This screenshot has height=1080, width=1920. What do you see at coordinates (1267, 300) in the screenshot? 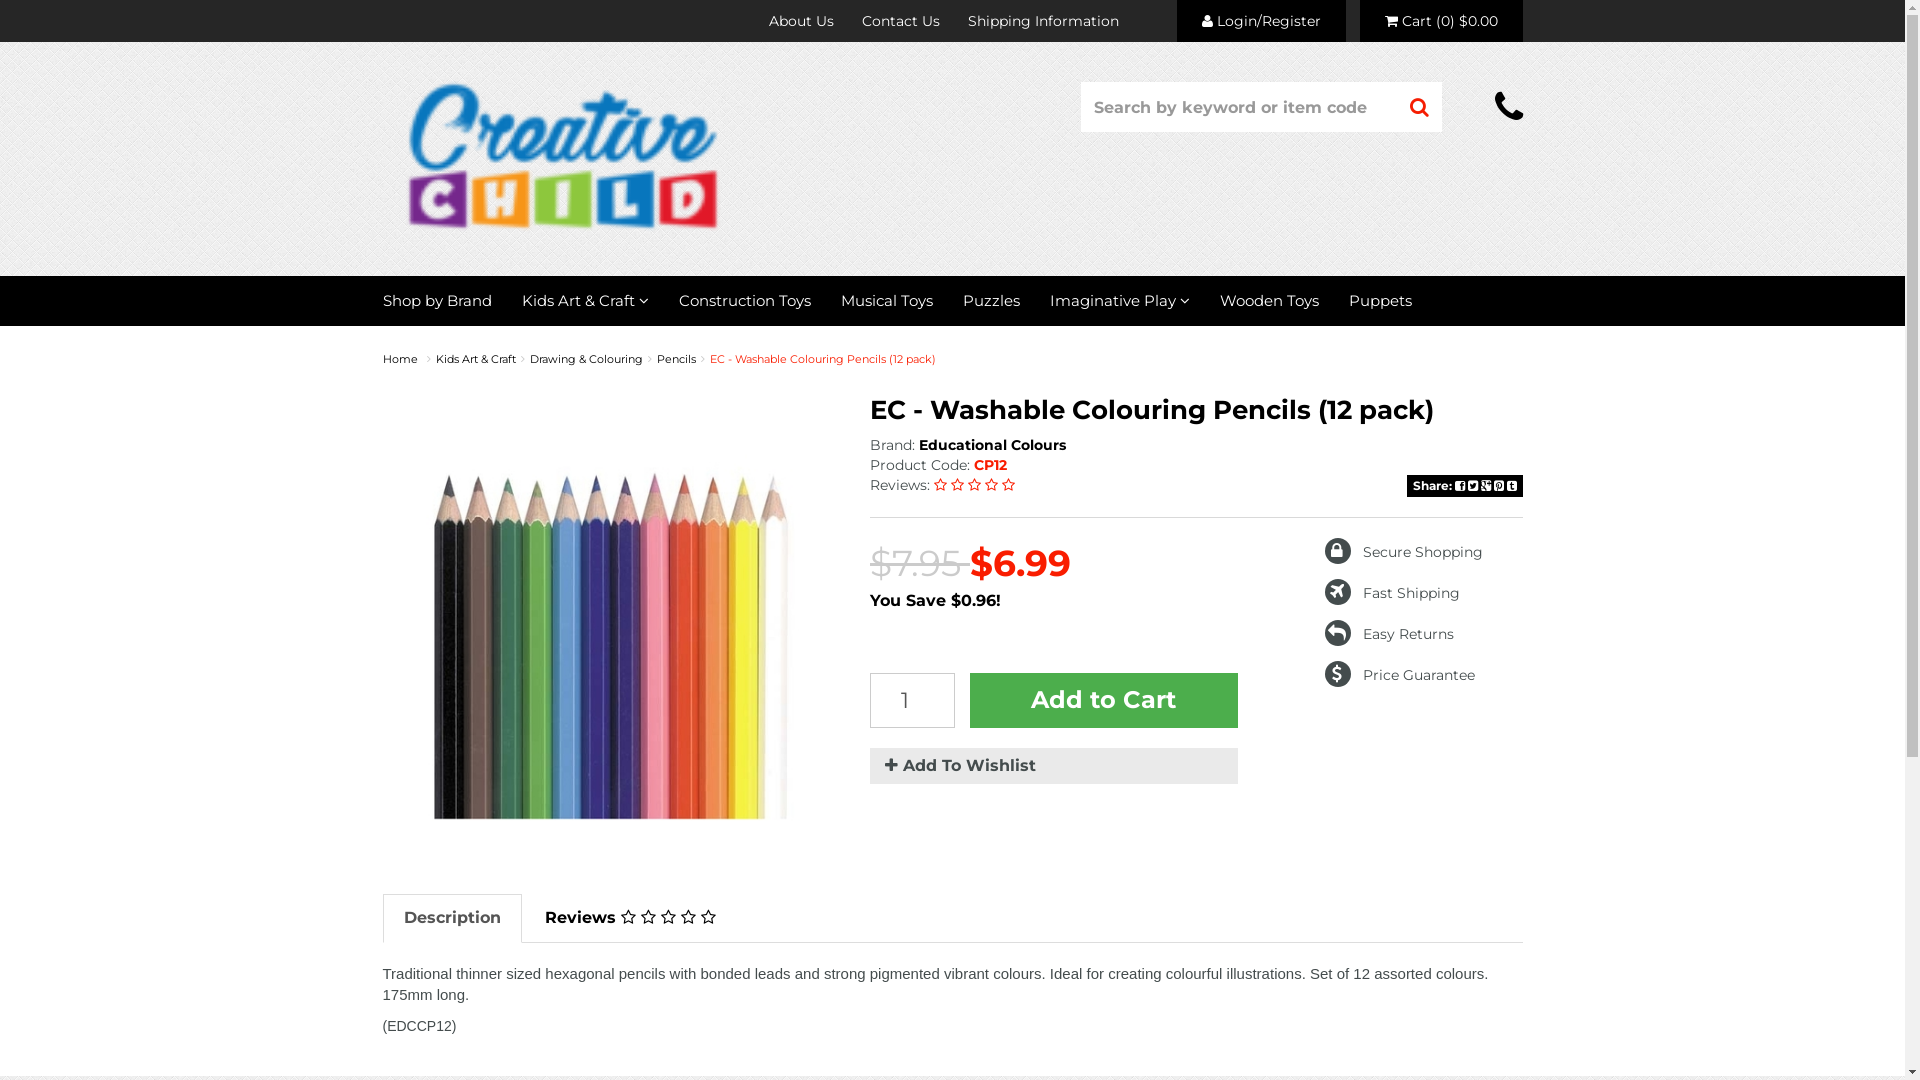
I see `'Wooden Toys'` at bounding box center [1267, 300].